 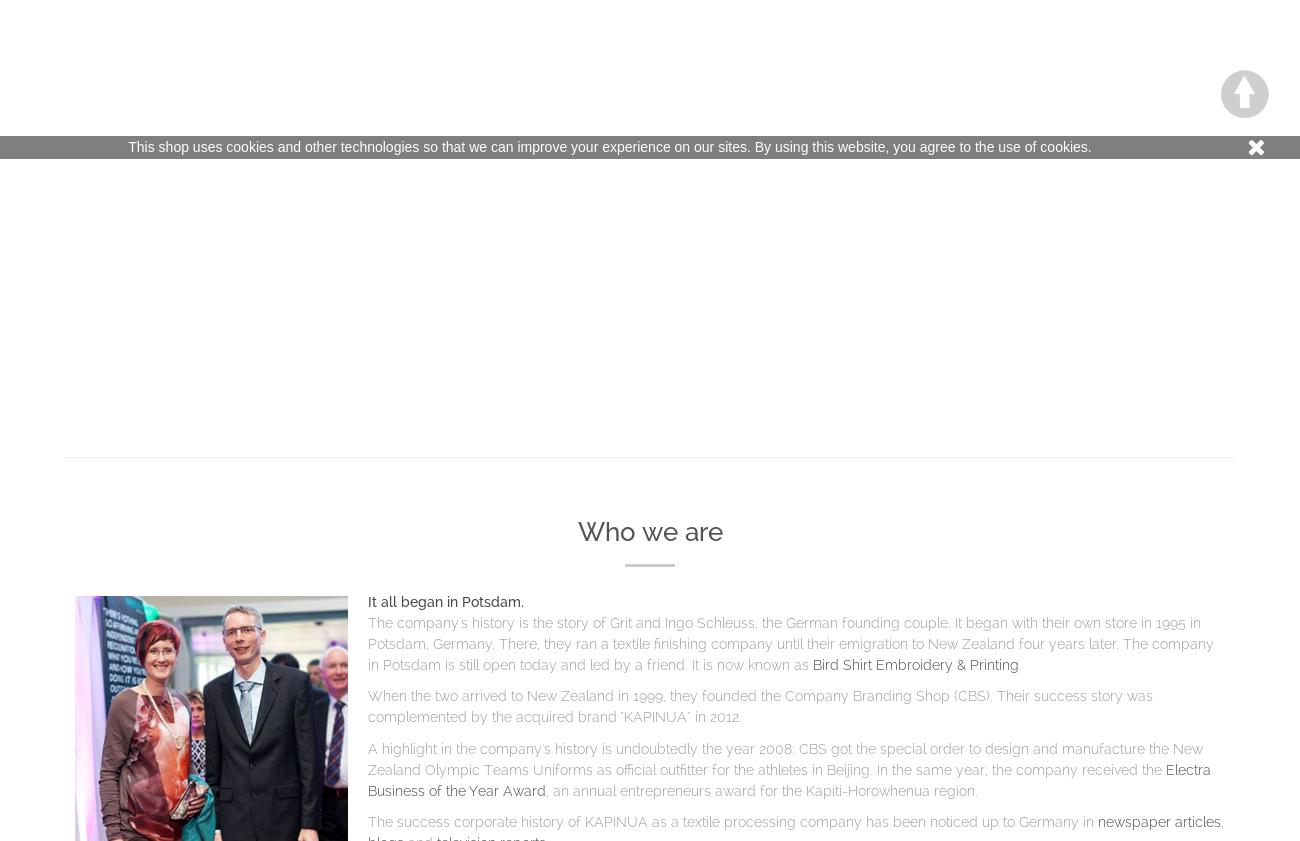 I want to click on 'It all began in Potsdam.', so click(x=443, y=600).